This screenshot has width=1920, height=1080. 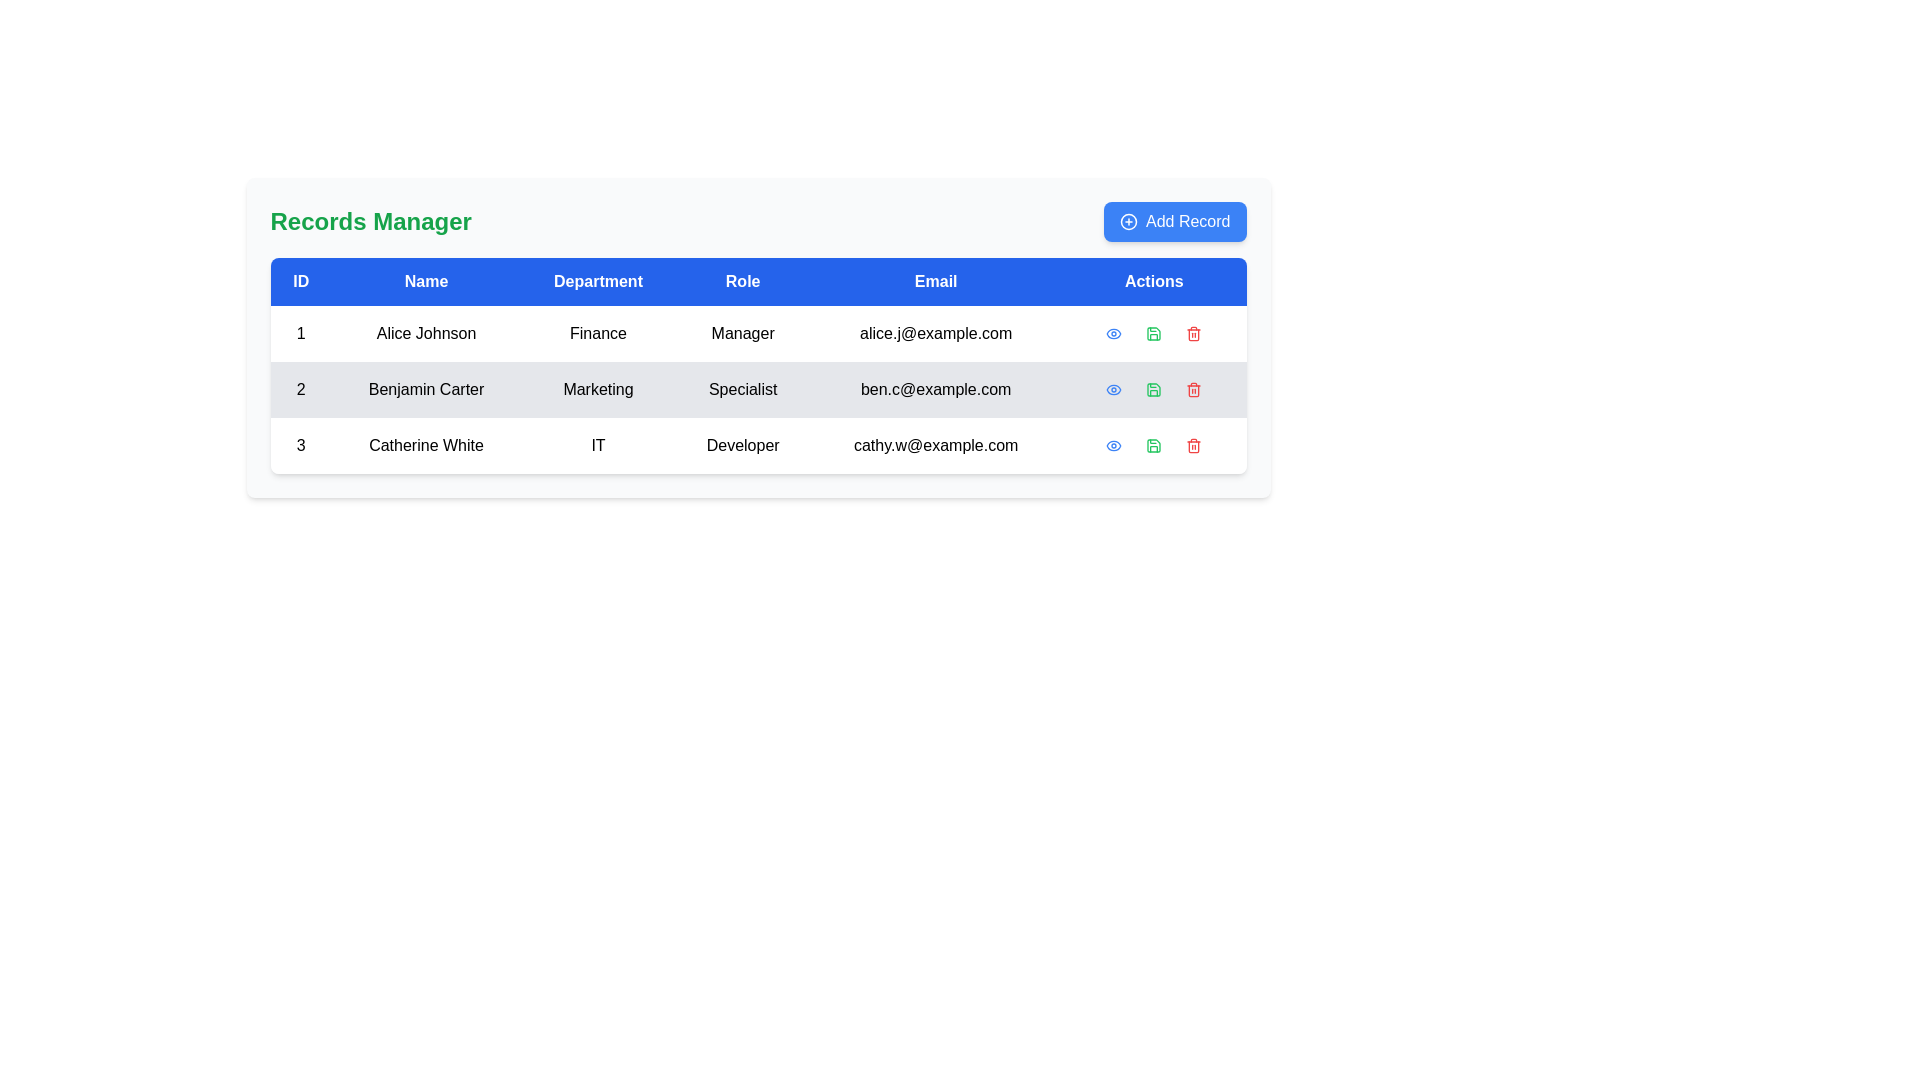 I want to click on the green save icon, which is the second icon in the 'Actions' column of the first row in the data table, so click(x=1154, y=333).